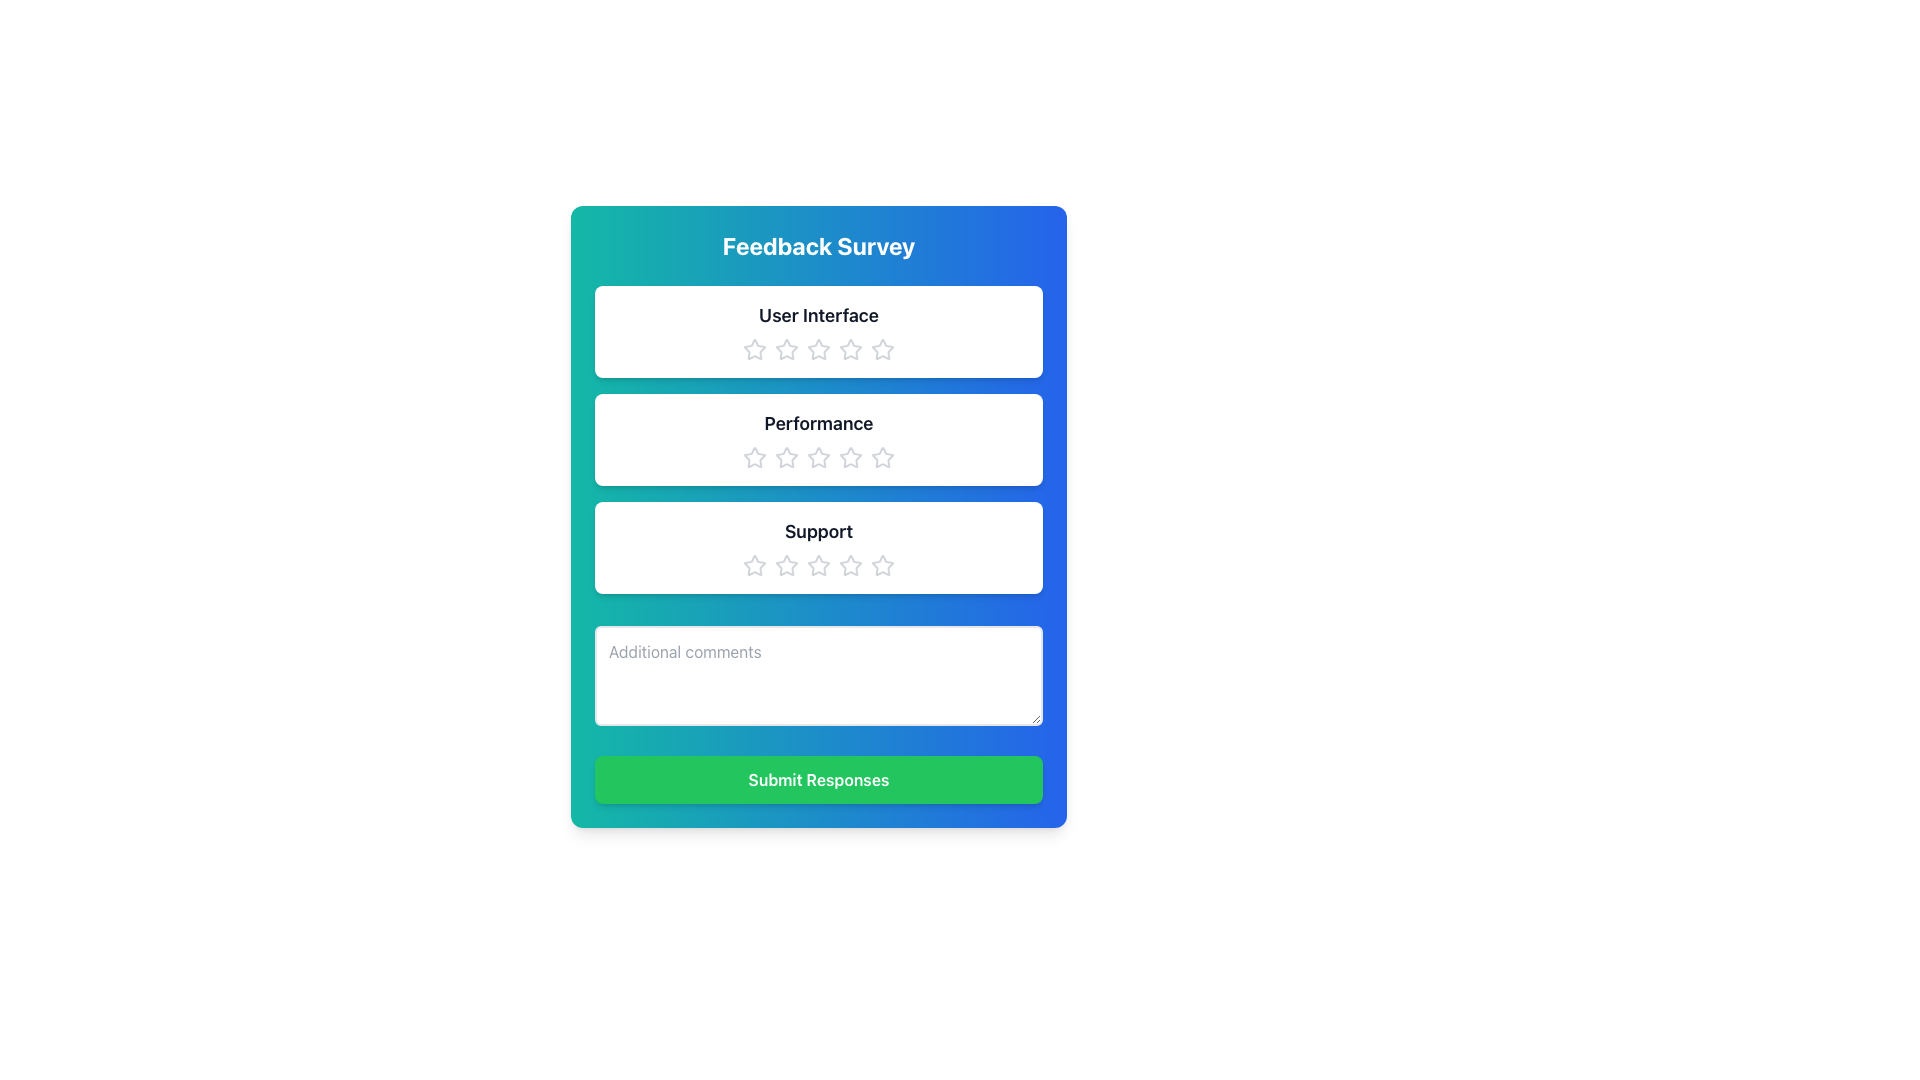  What do you see at coordinates (850, 458) in the screenshot?
I see `the fourth star in the interactive rating component under the 'Performance' section` at bounding box center [850, 458].